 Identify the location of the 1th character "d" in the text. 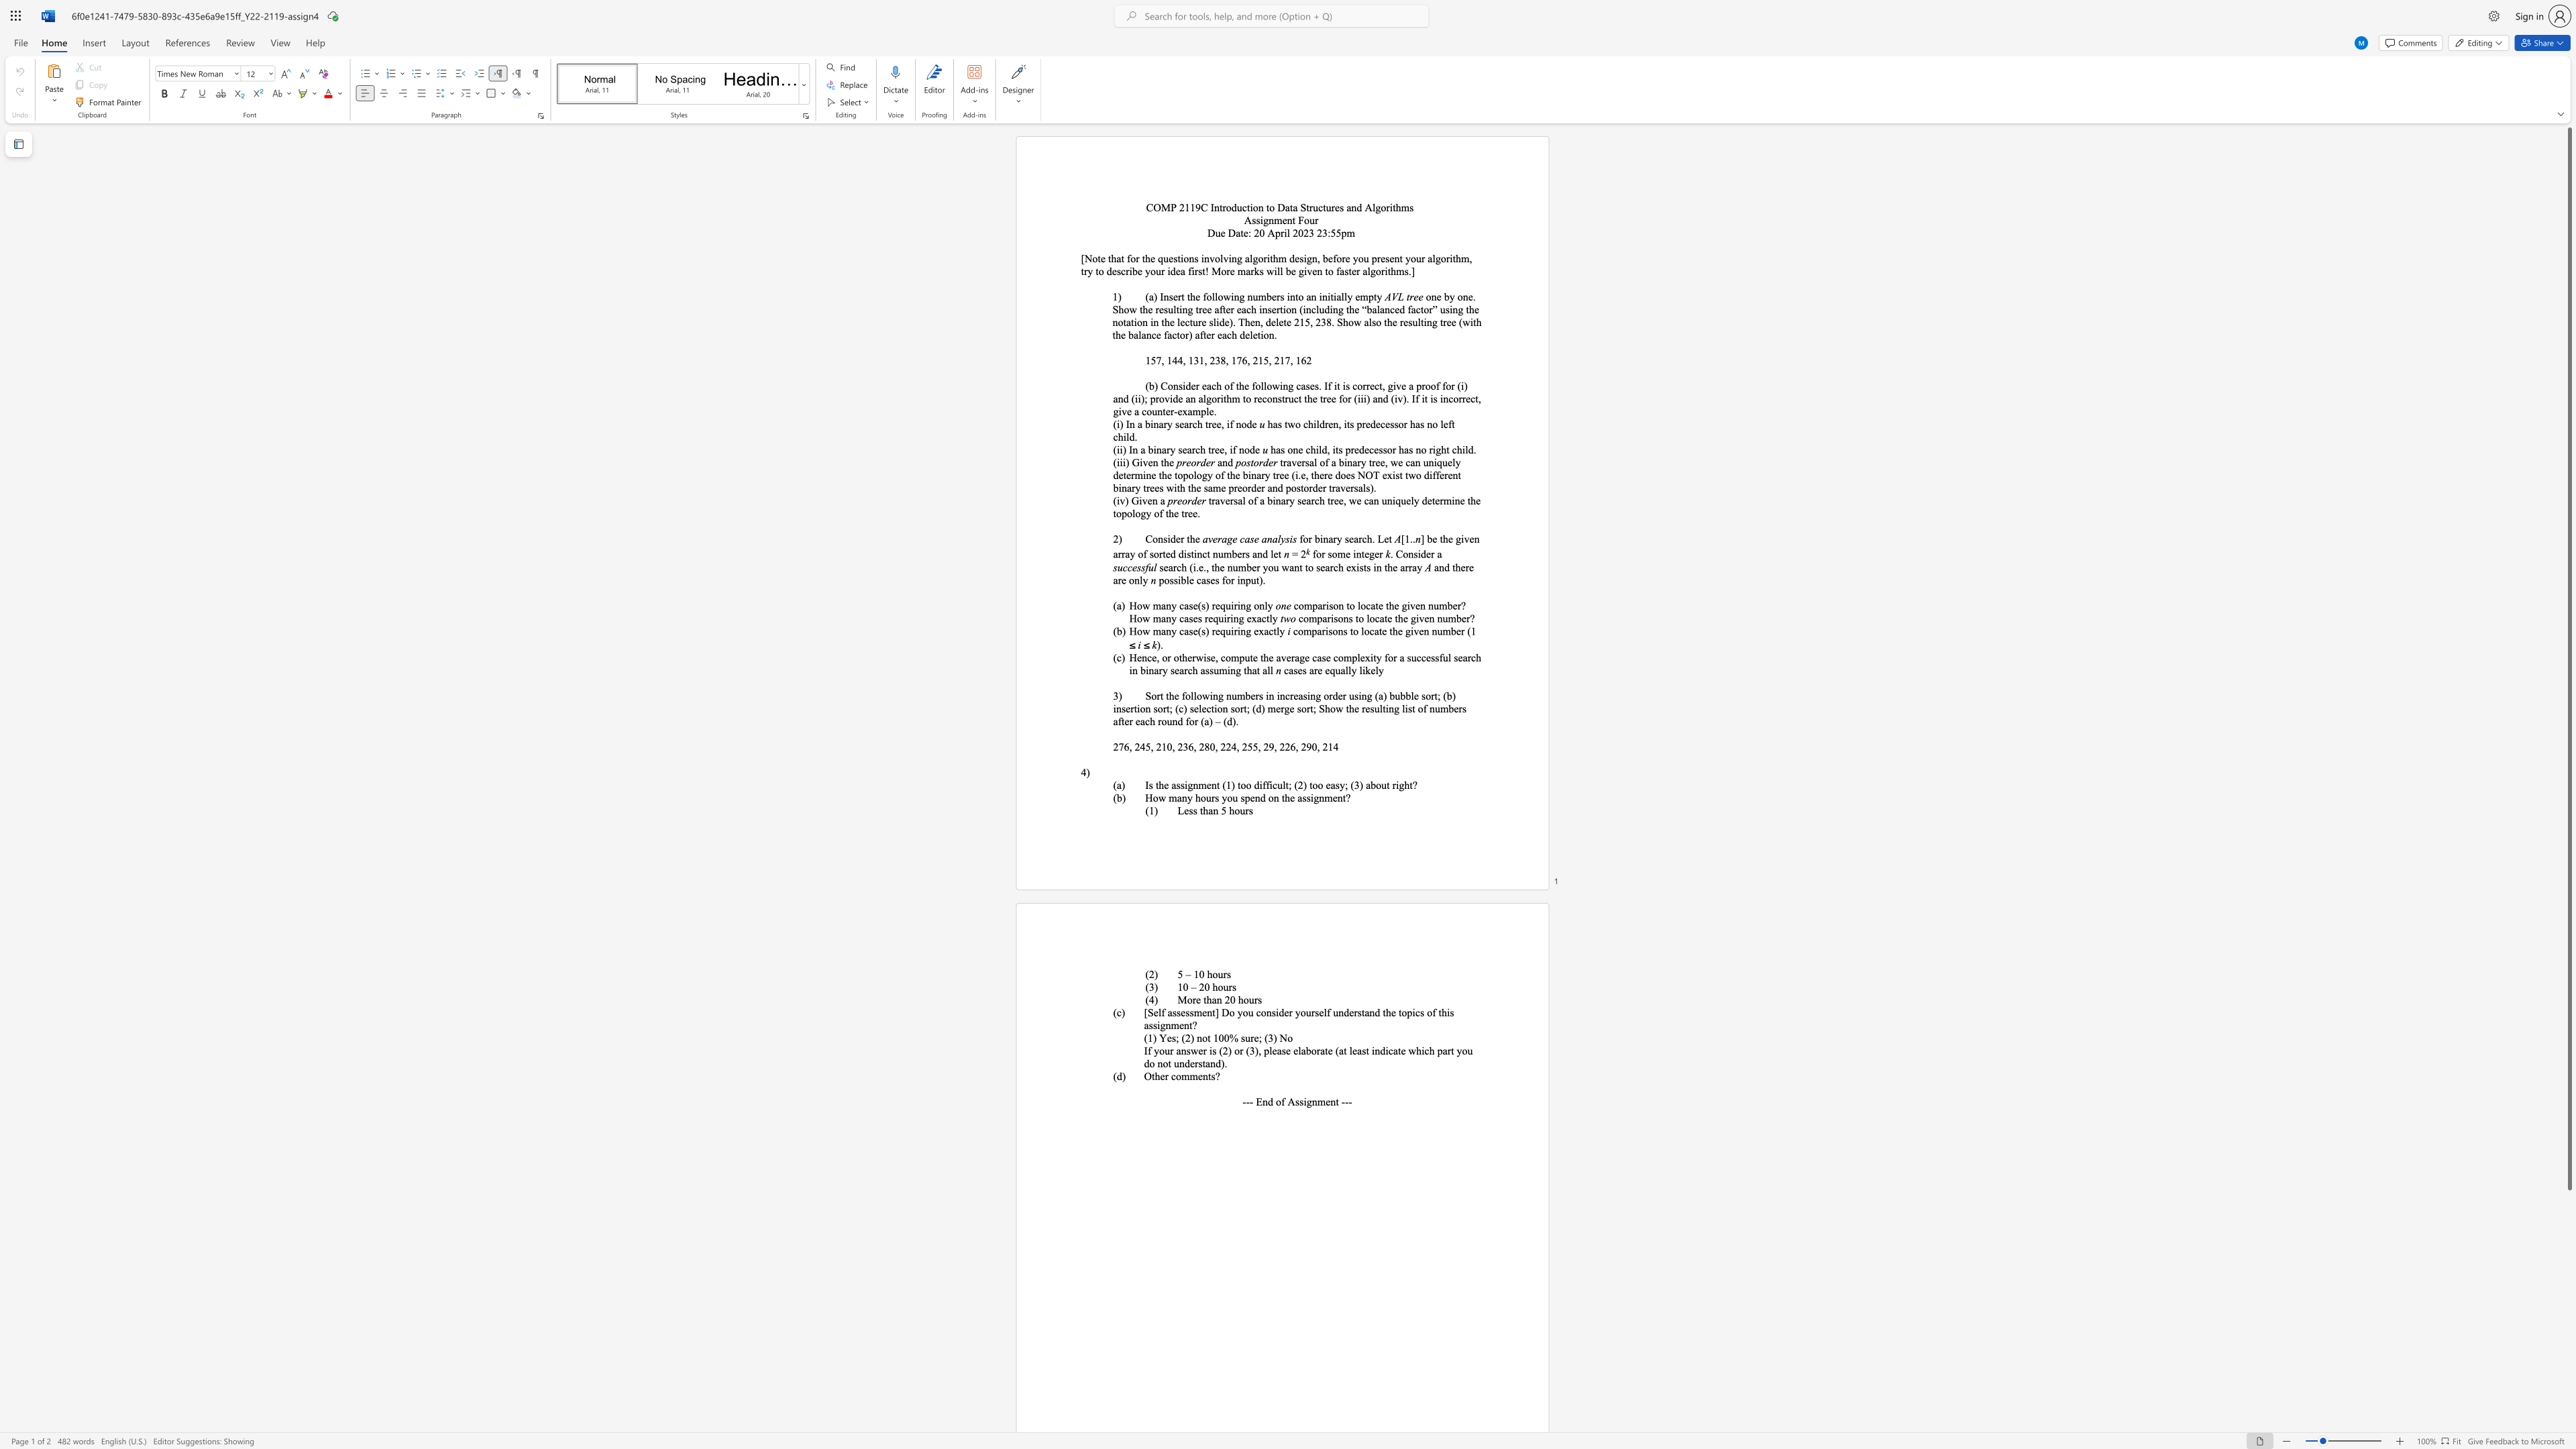
(1172, 538).